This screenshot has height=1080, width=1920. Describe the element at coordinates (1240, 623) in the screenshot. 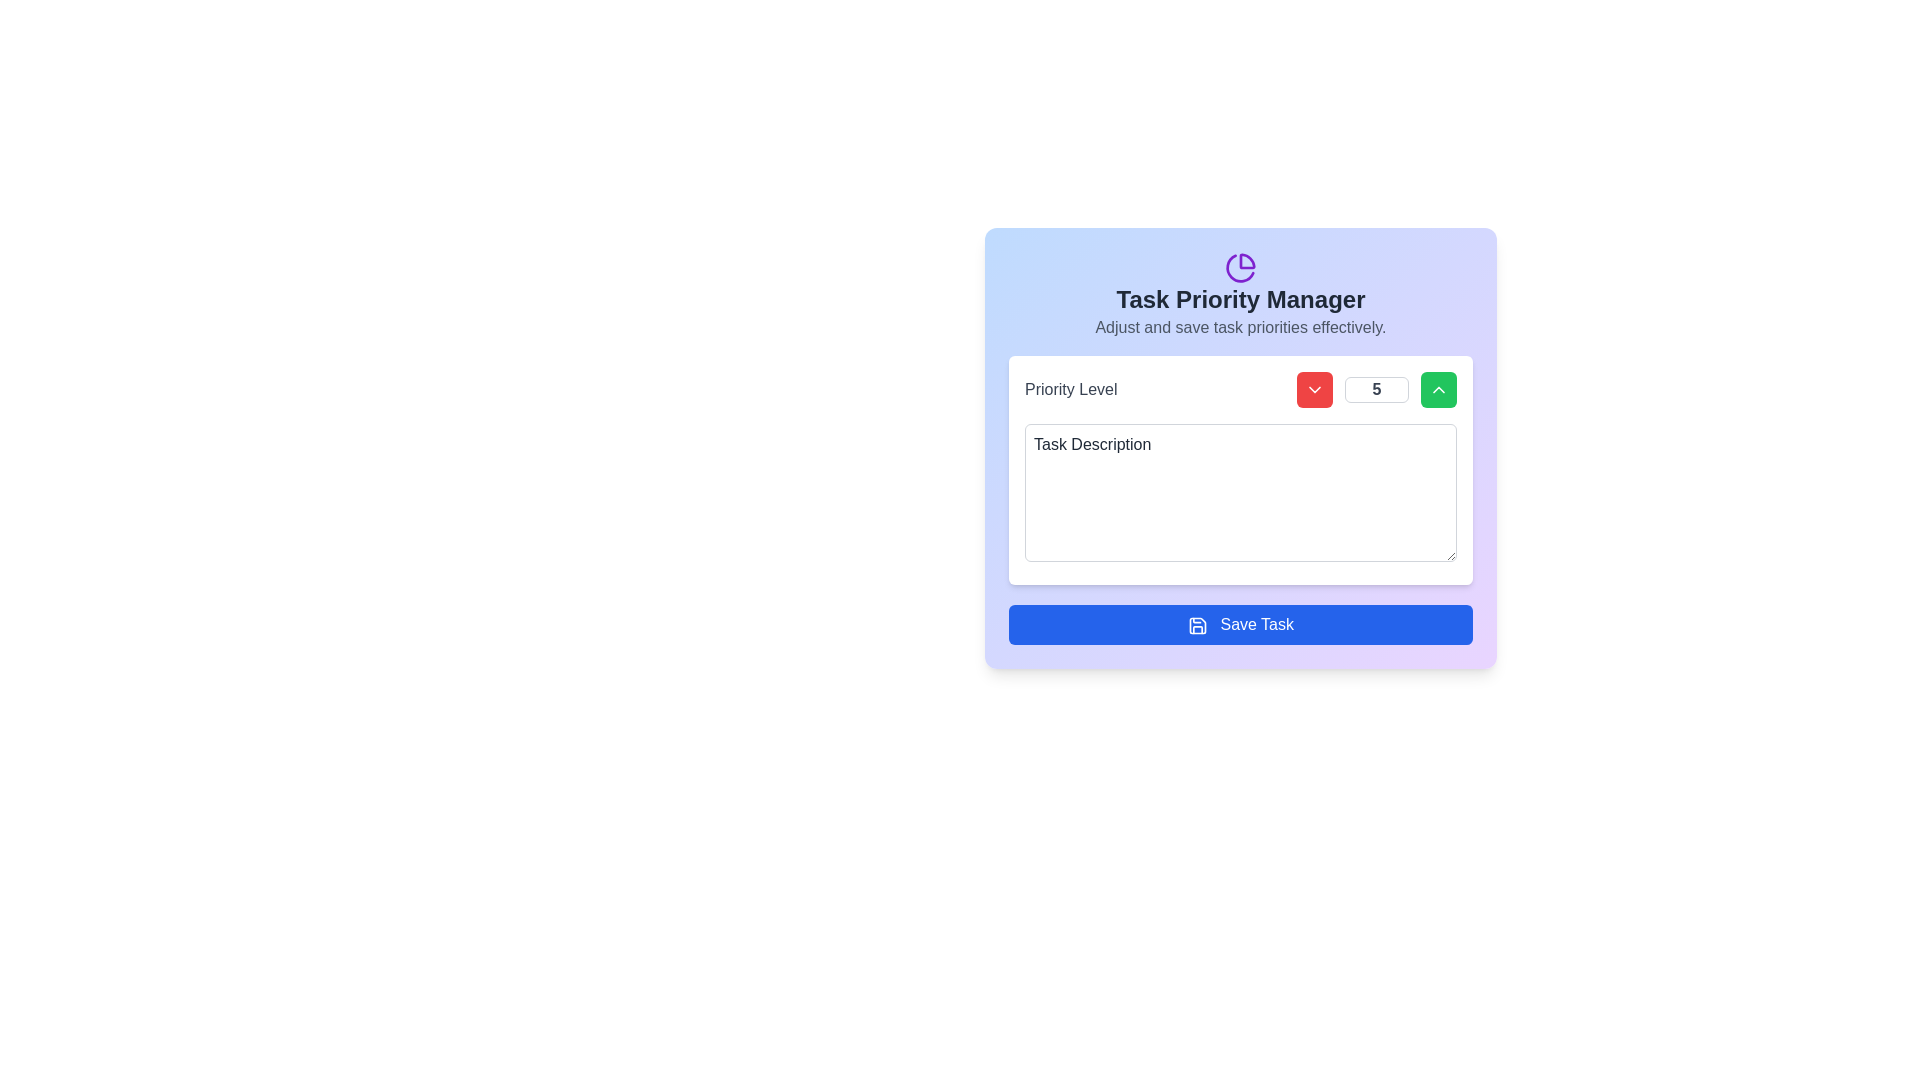

I see `the submit button located at the bottom of the 'Task Priority Manager' card for keyboard interaction` at that location.